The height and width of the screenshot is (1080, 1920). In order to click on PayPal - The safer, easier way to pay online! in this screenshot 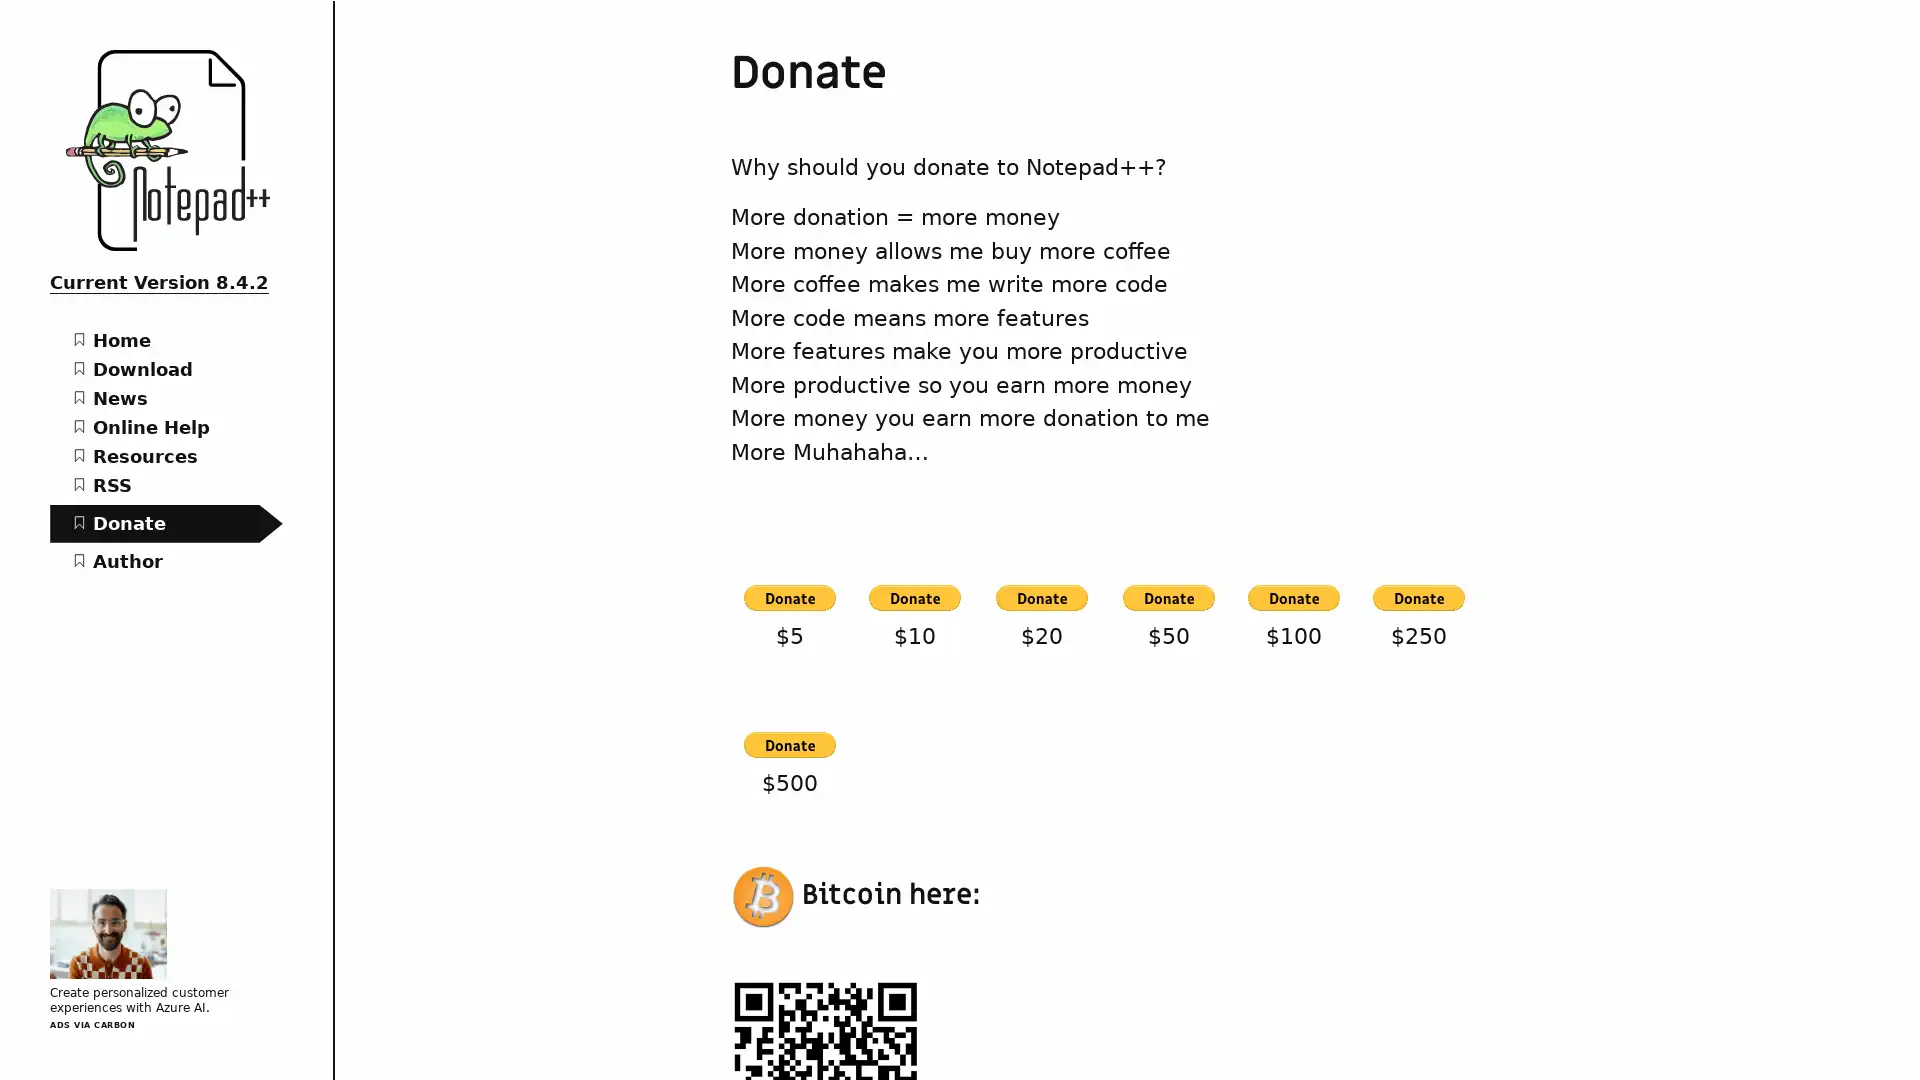, I will do `click(1418, 596)`.